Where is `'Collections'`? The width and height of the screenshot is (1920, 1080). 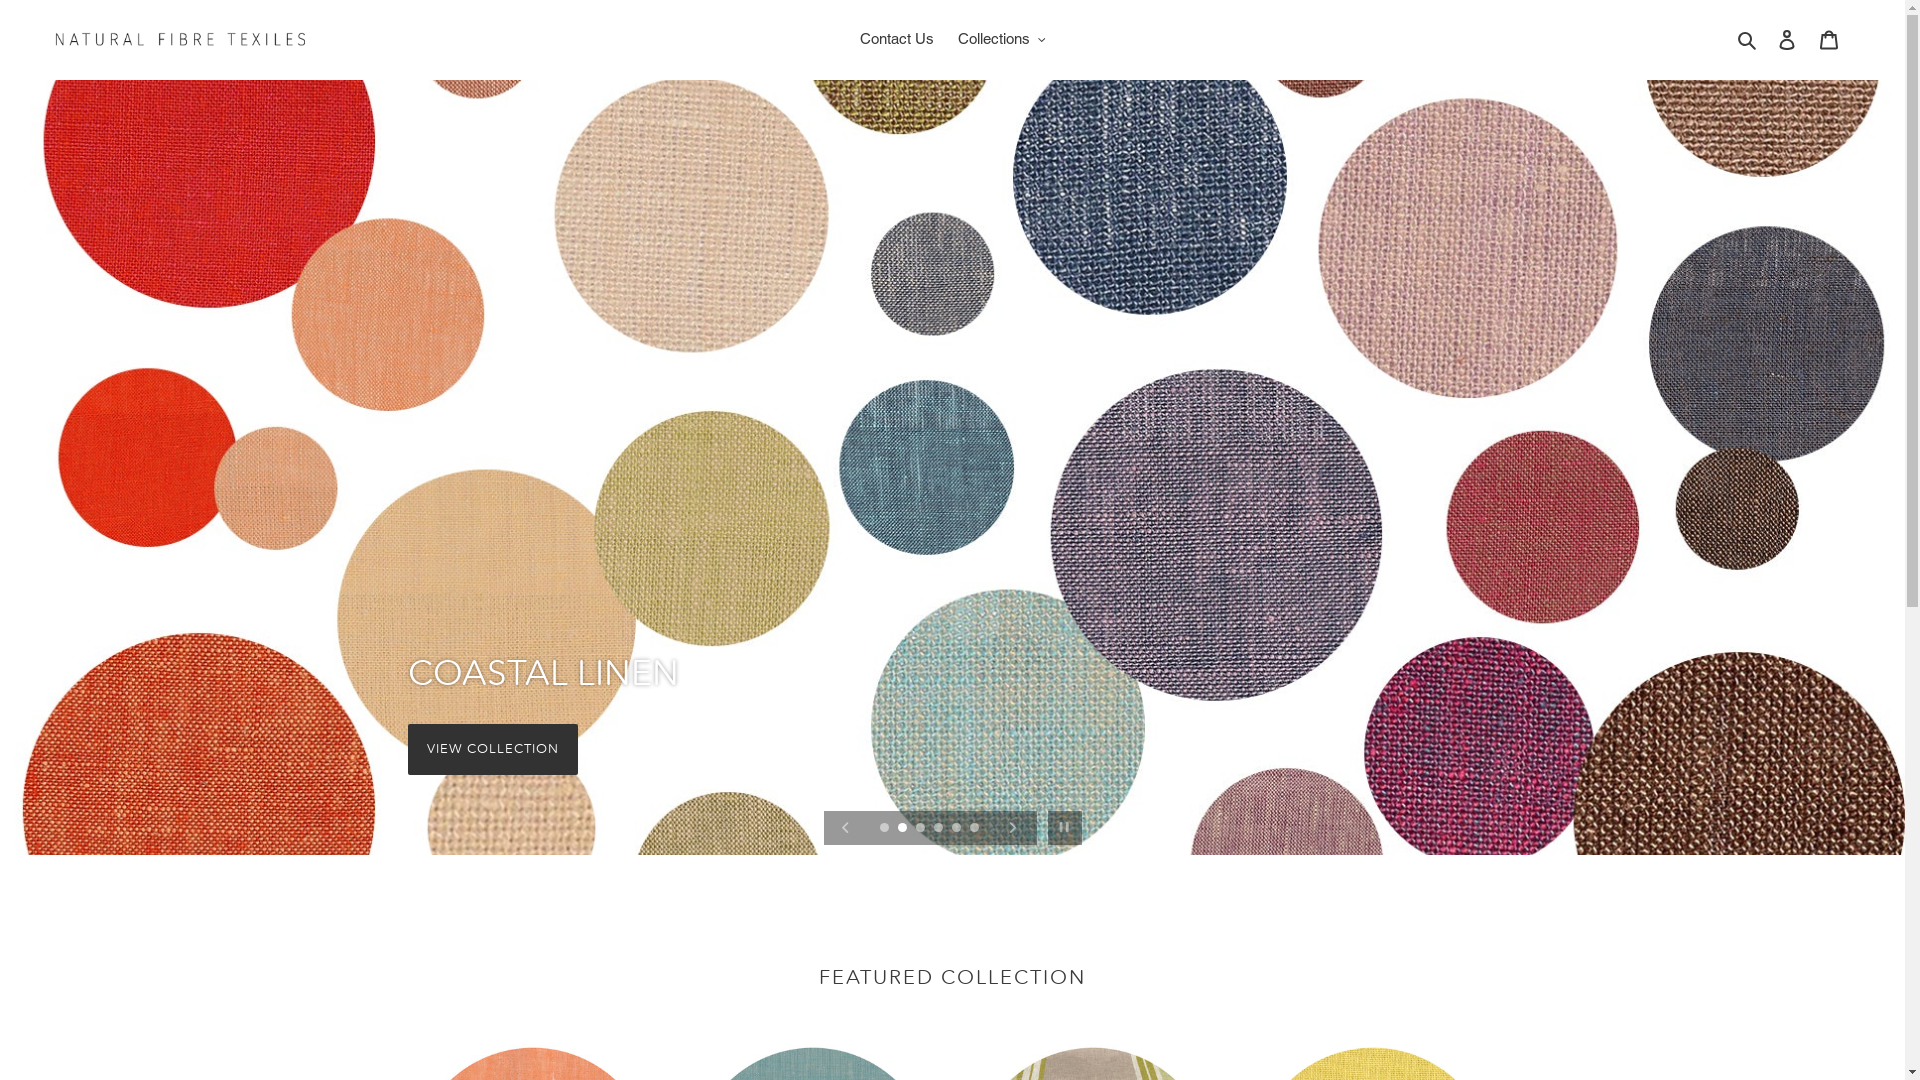 'Collections' is located at coordinates (1002, 39).